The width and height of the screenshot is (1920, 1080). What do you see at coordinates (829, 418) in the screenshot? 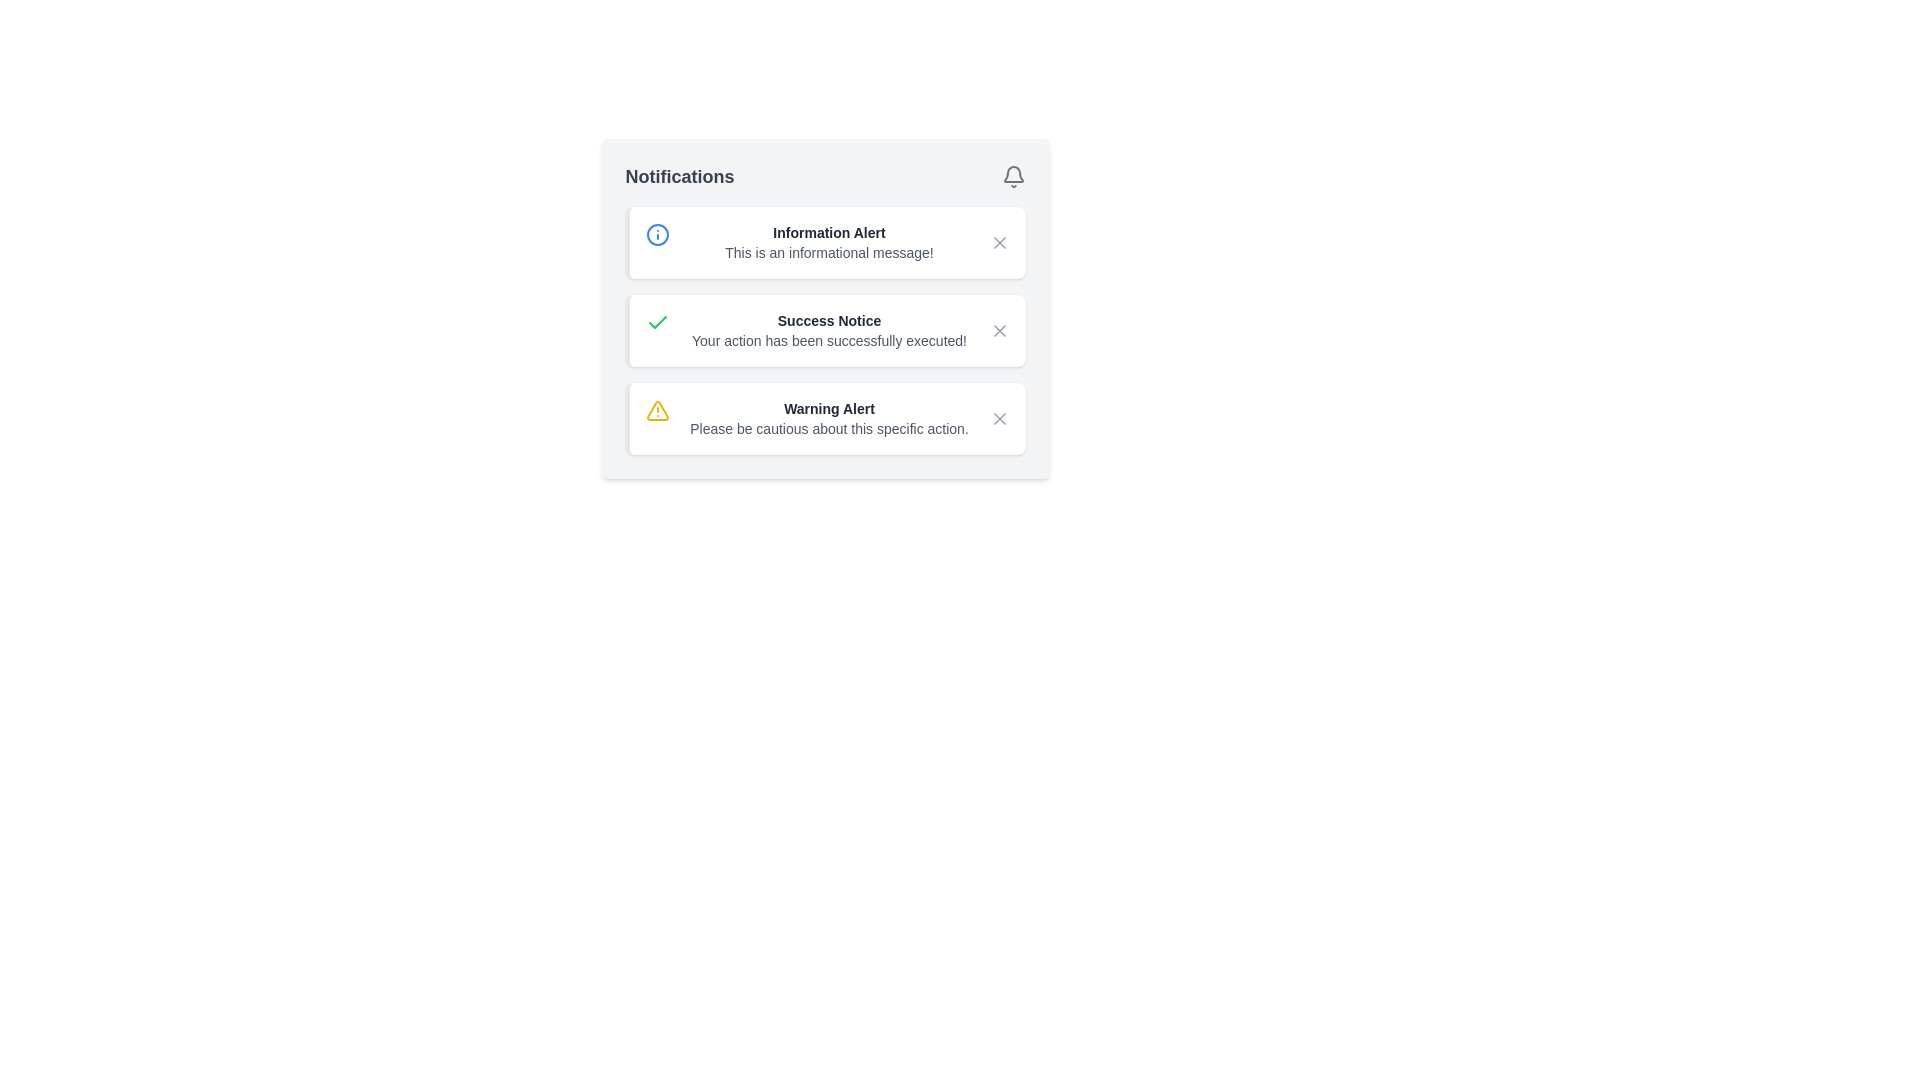
I see `the notification alert that warns the user about a specific action, positioned below the 'Success Notice' notification` at bounding box center [829, 418].